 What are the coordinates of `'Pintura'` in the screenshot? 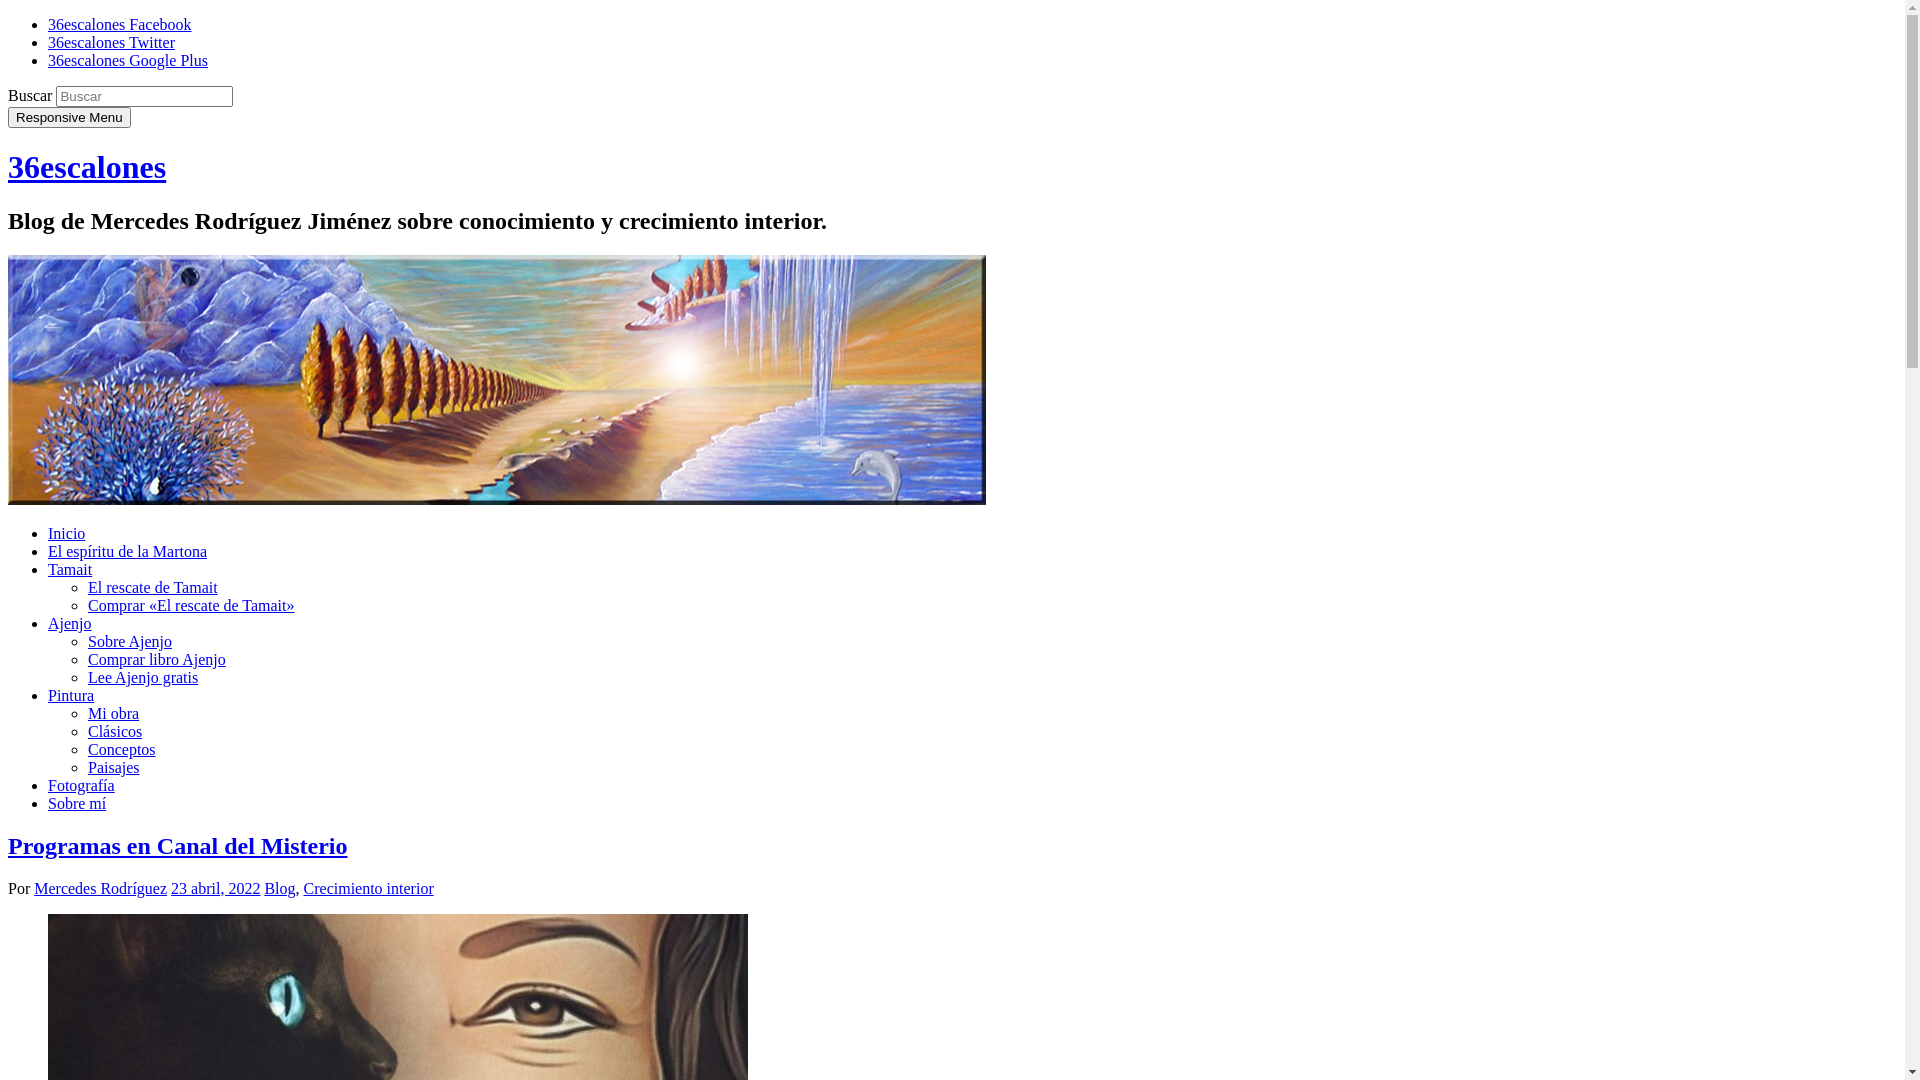 It's located at (71, 694).